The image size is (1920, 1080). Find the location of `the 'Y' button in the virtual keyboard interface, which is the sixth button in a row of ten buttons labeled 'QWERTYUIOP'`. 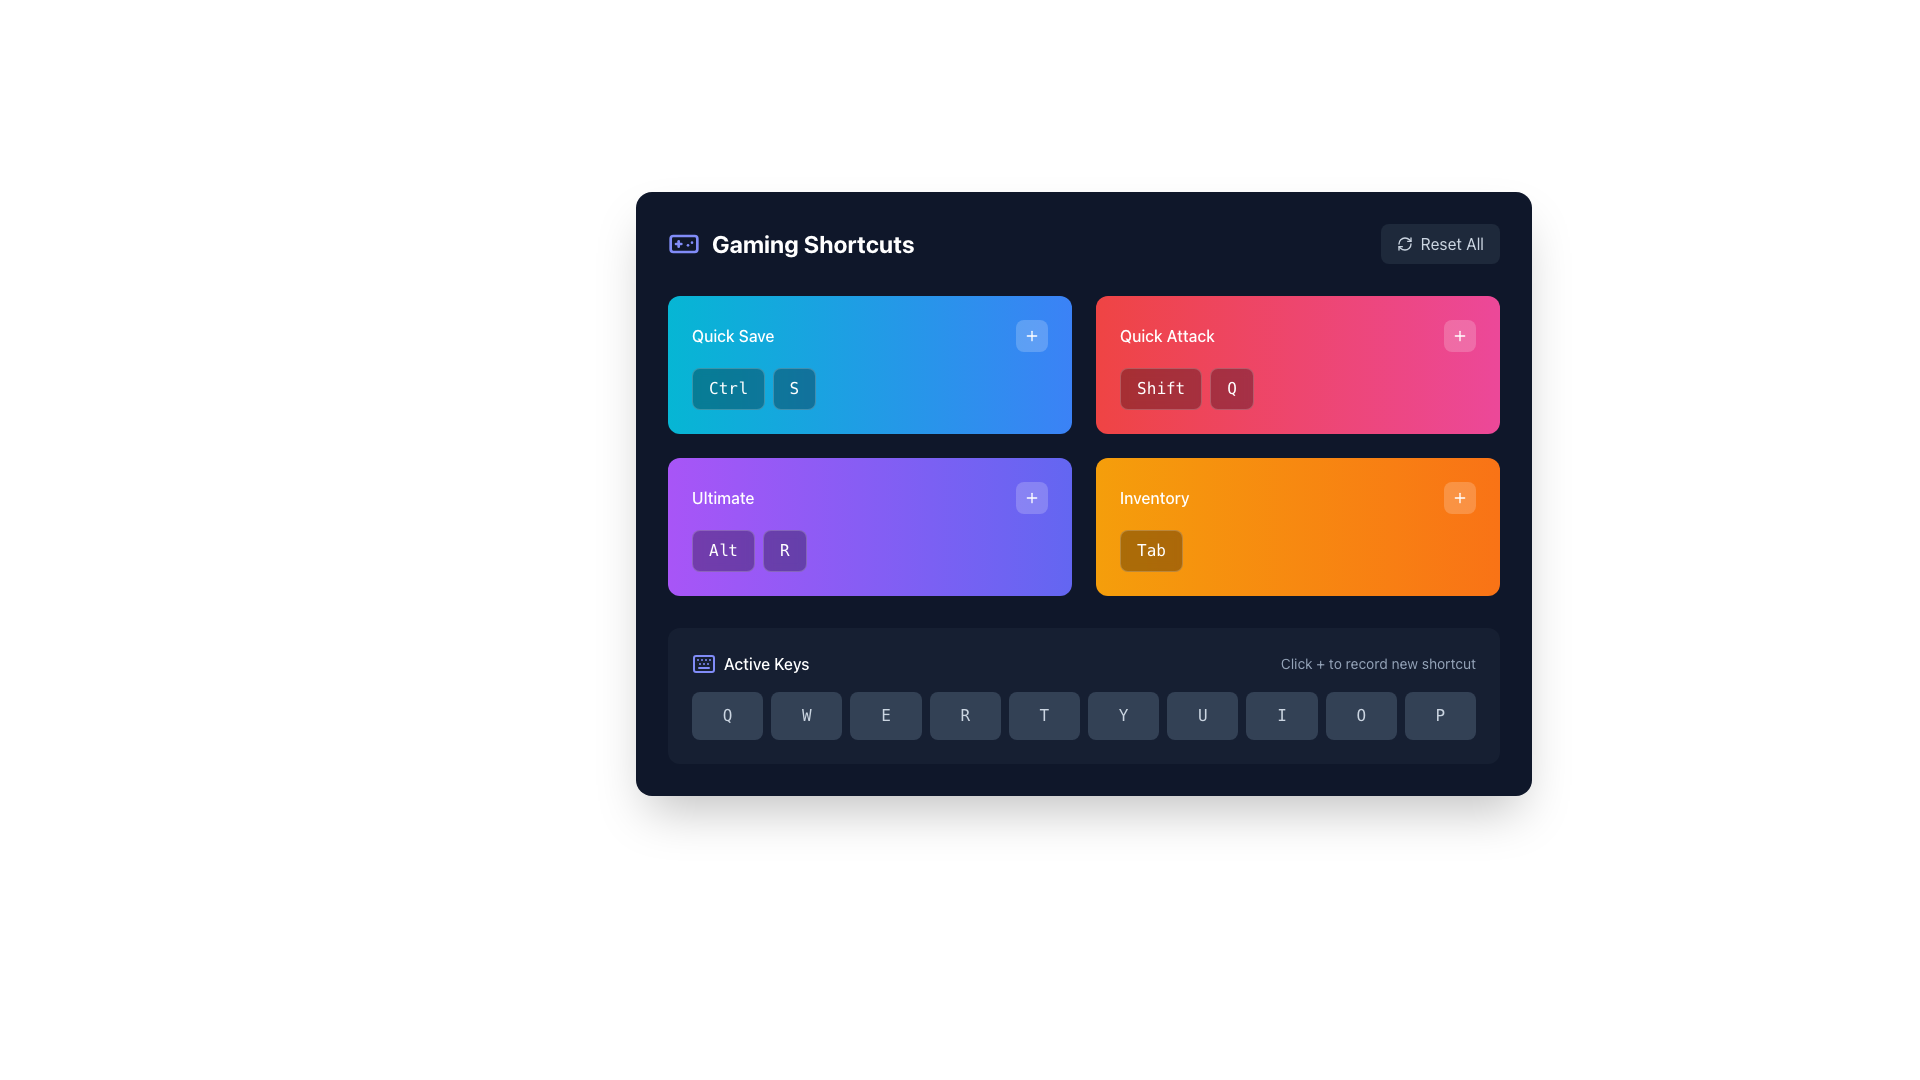

the 'Y' button in the virtual keyboard interface, which is the sixth button in a row of ten buttons labeled 'QWERTYUIOP' is located at coordinates (1123, 715).